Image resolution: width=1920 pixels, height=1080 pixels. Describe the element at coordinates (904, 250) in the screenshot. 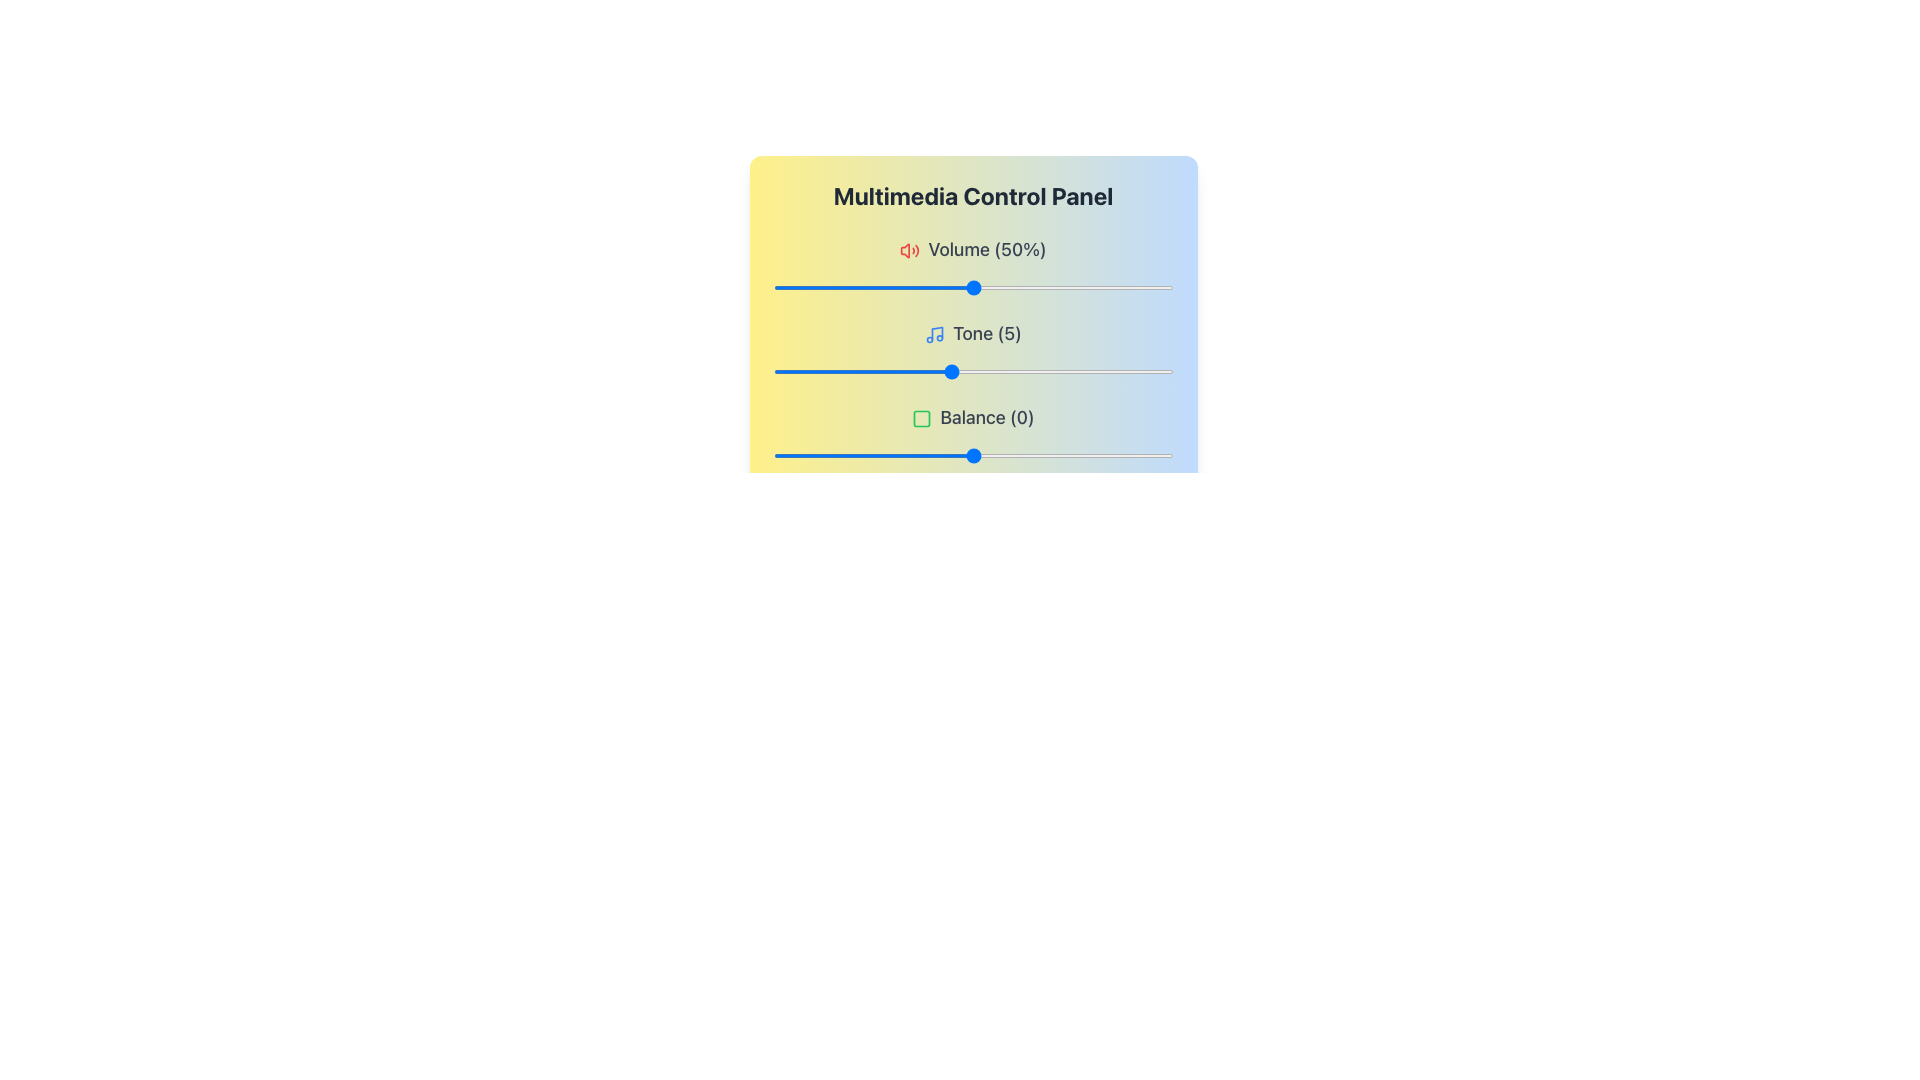

I see `the red graphical icon representing the speaker or volume control, which is located to the left of the 'Volume (50%)' text label` at that location.